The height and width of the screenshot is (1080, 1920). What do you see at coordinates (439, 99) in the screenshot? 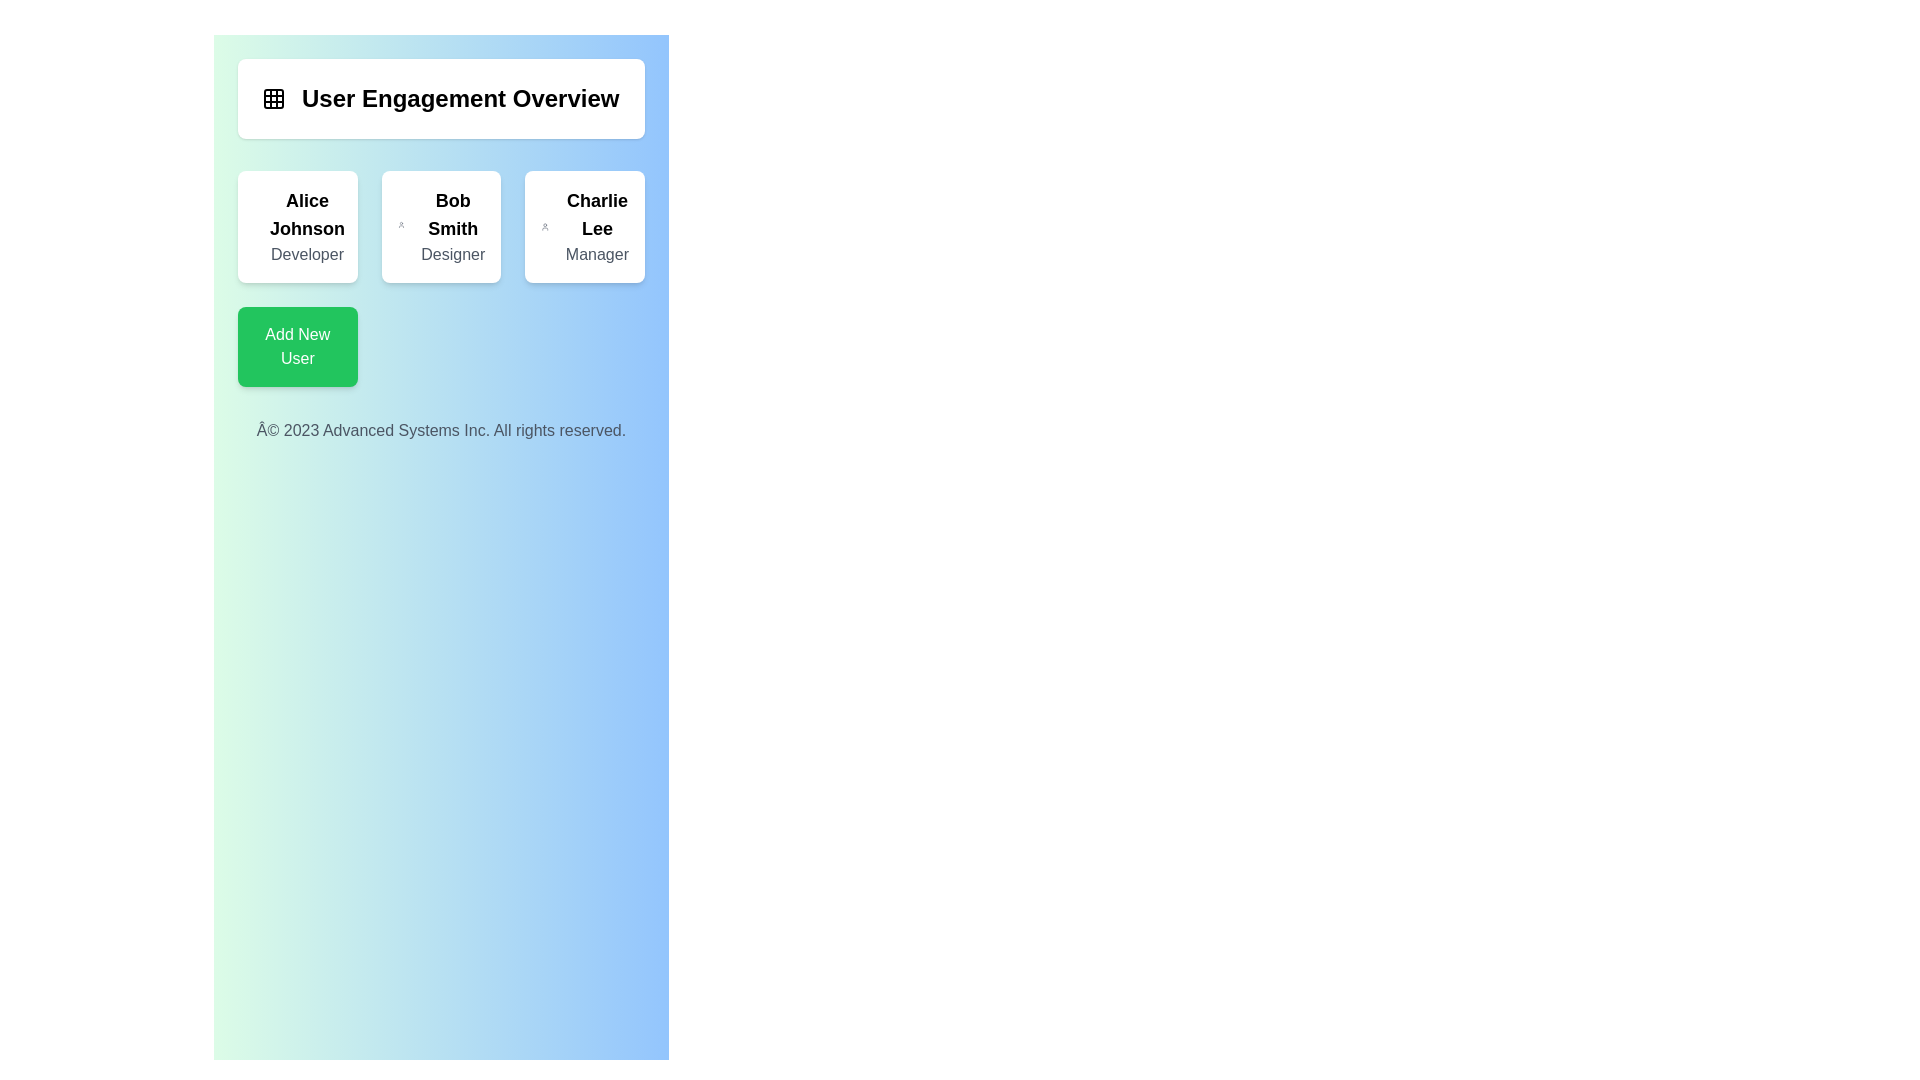
I see `title text of the label located in the top-left portion of the card, which serves as a heading for the content below` at bounding box center [439, 99].